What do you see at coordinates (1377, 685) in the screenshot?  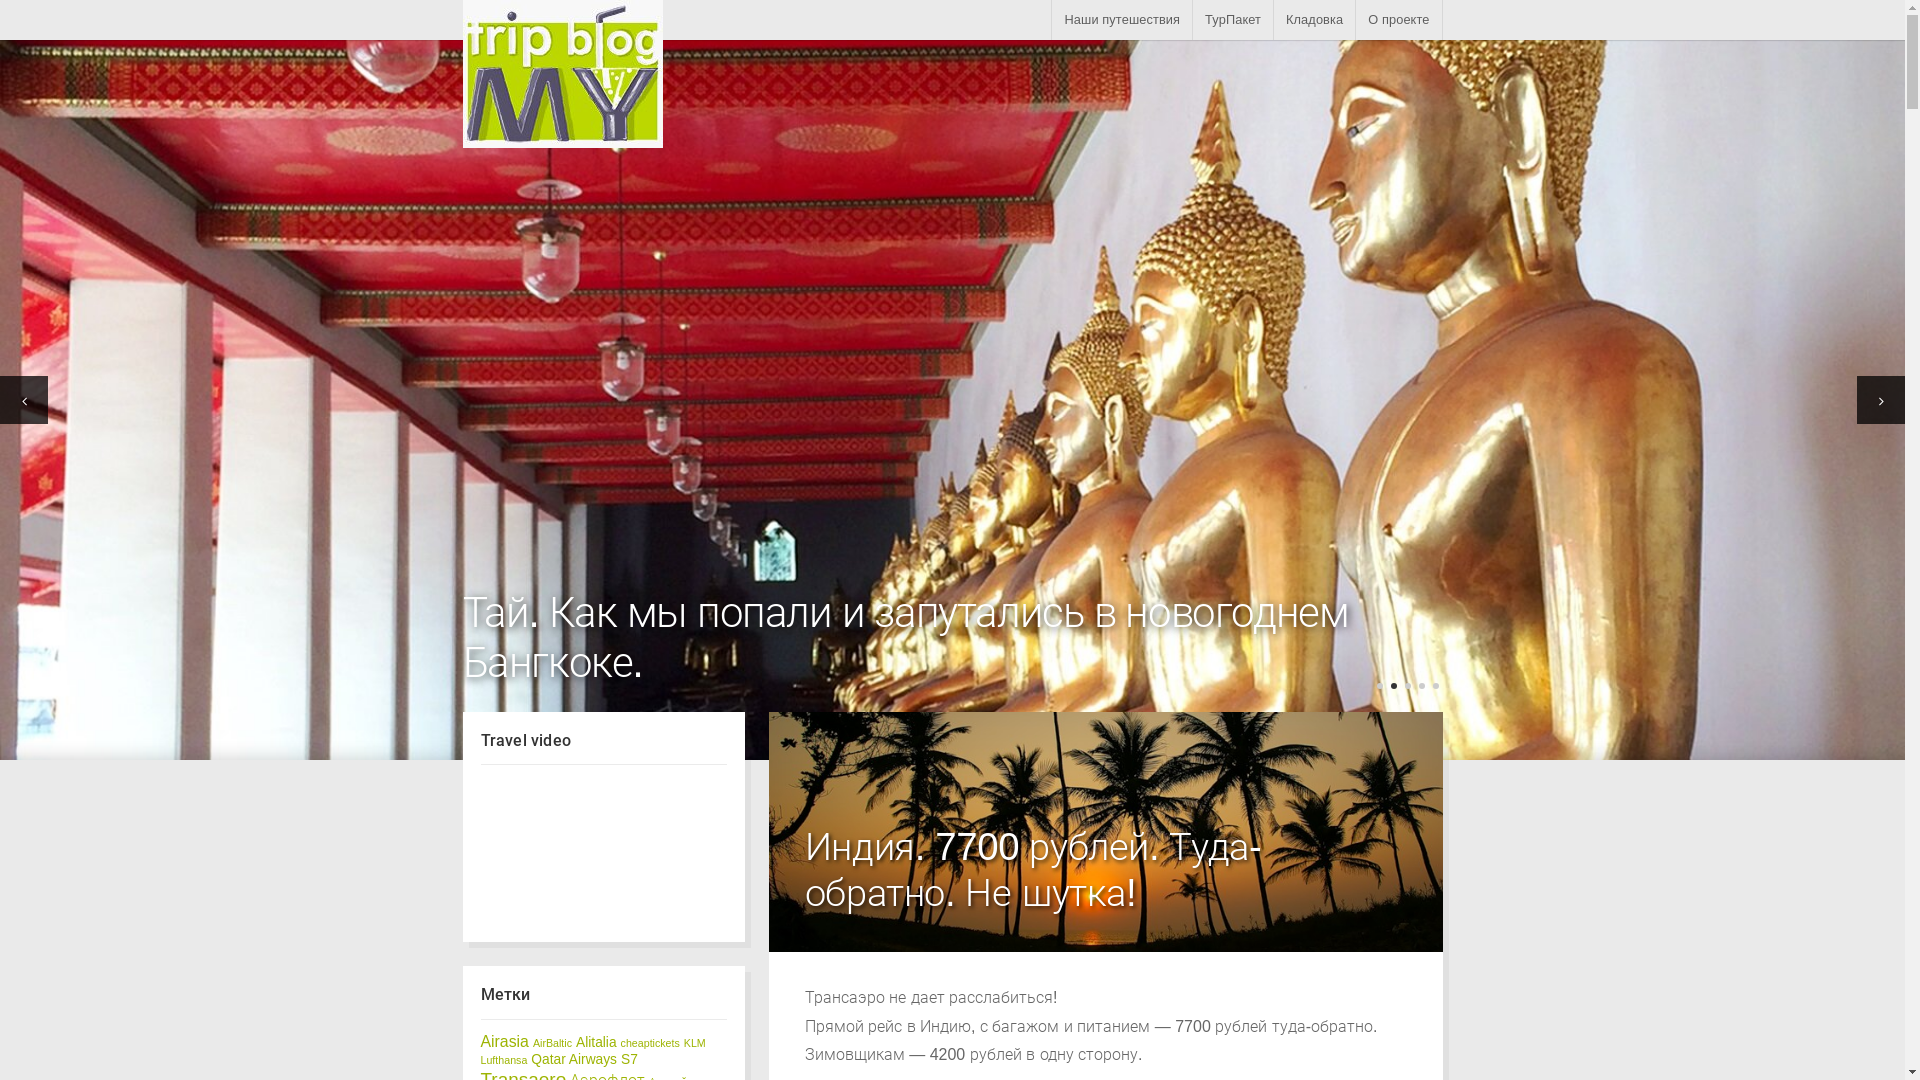 I see `'1'` at bounding box center [1377, 685].